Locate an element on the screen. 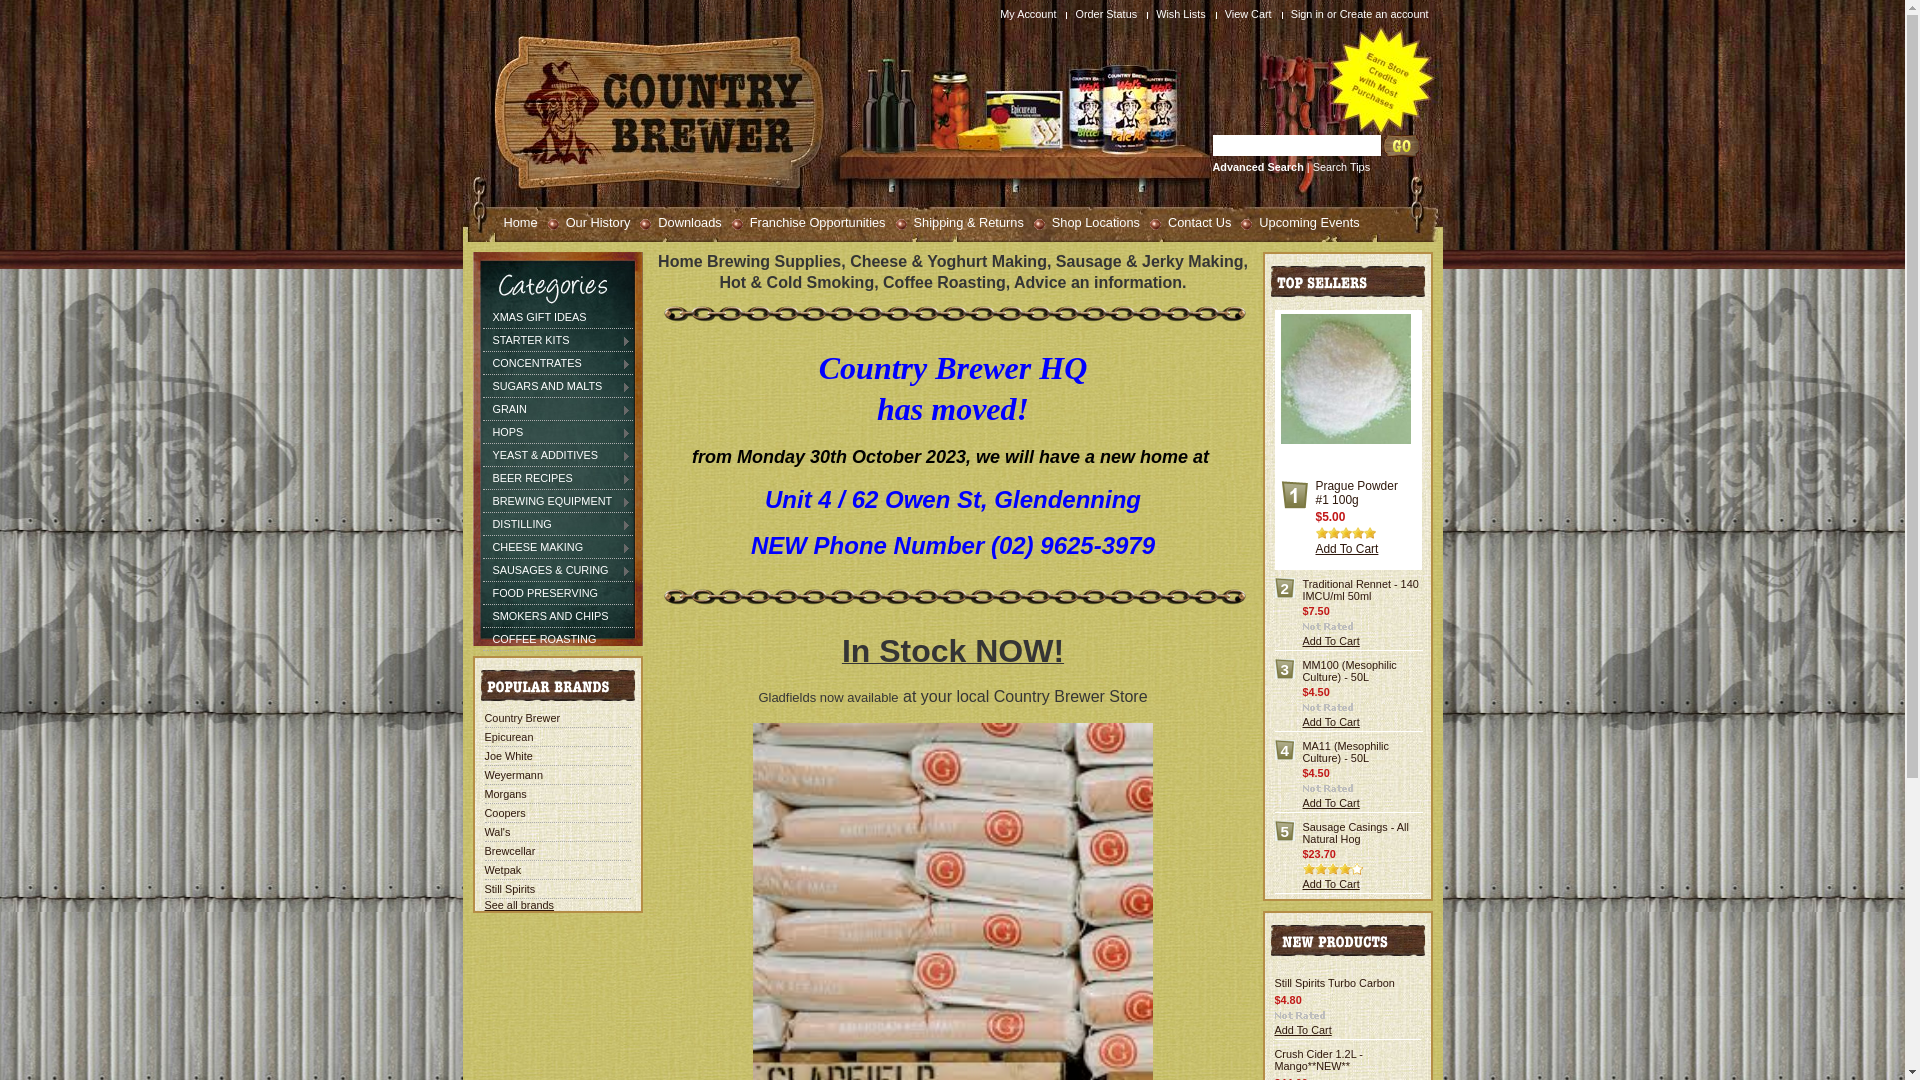  'Still Spirits Turbo Carbon' is located at coordinates (1334, 982).